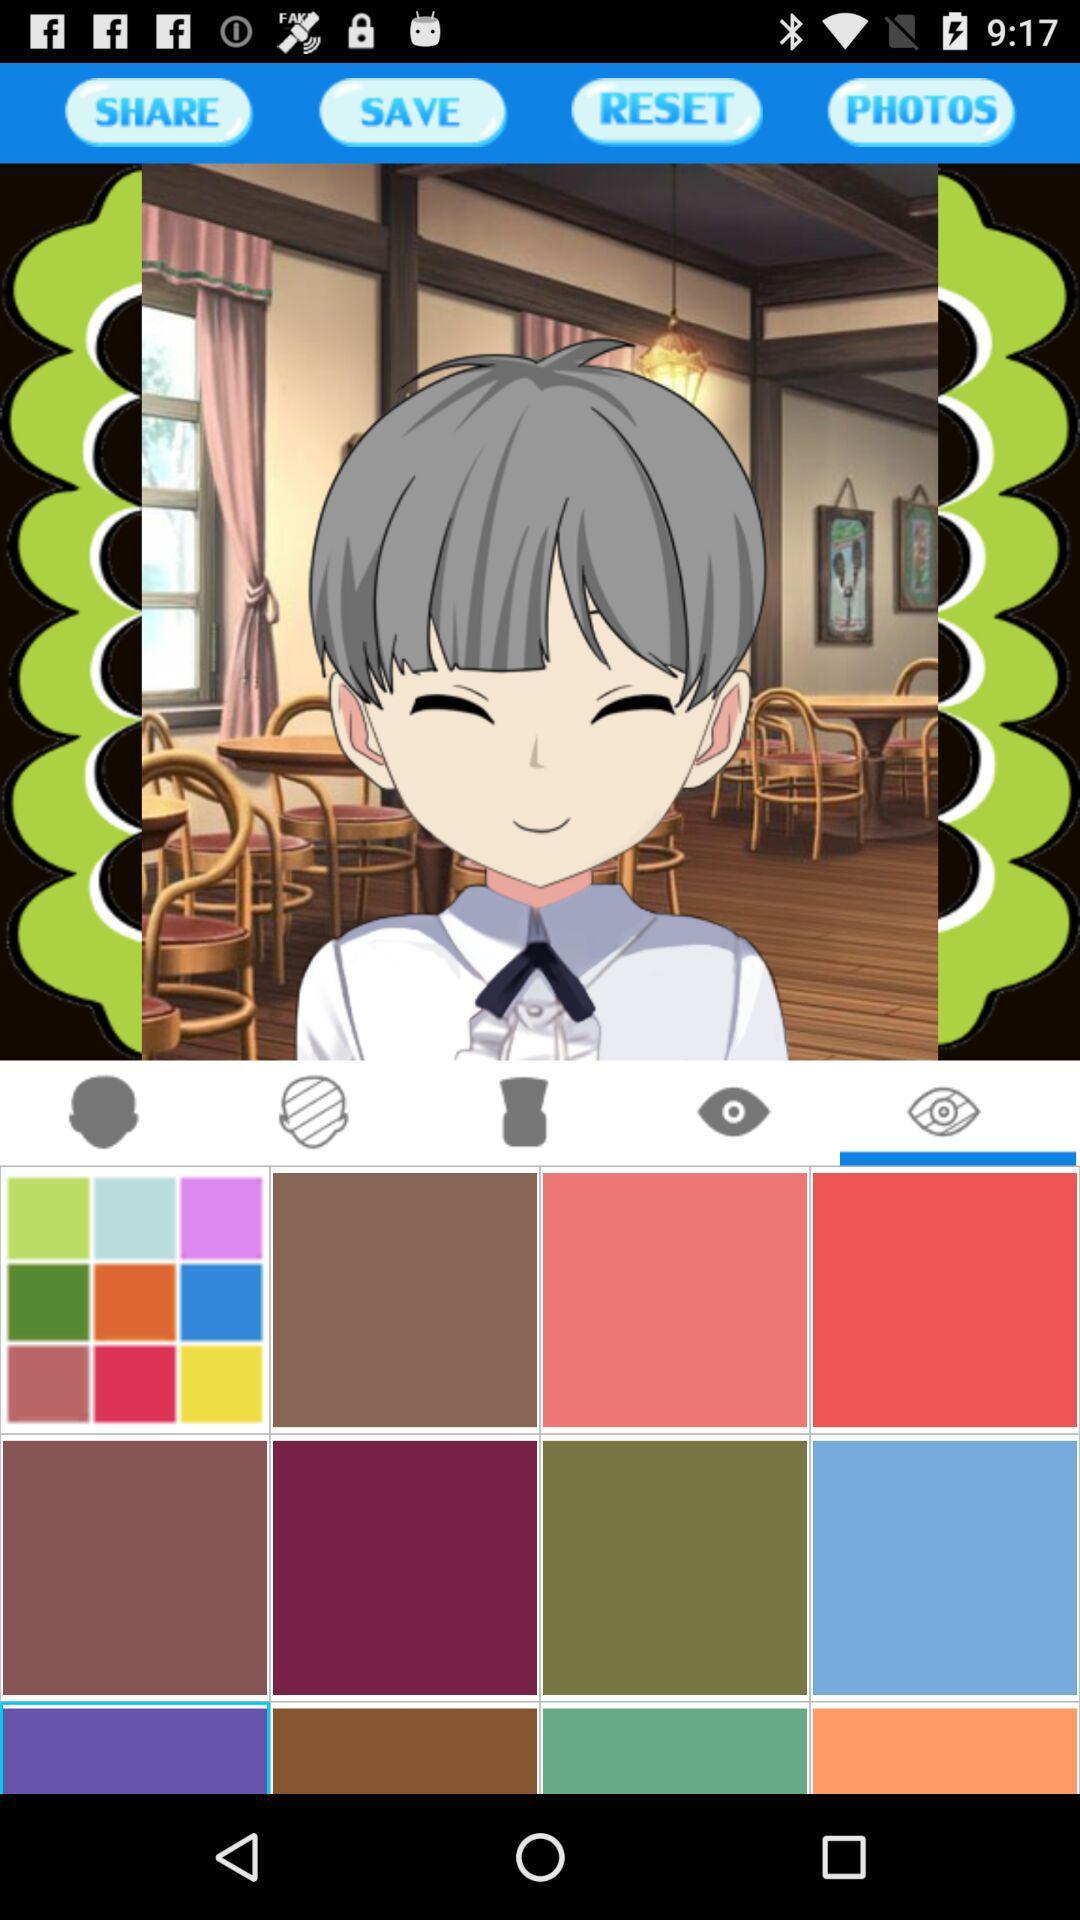  I want to click on save, so click(411, 111).